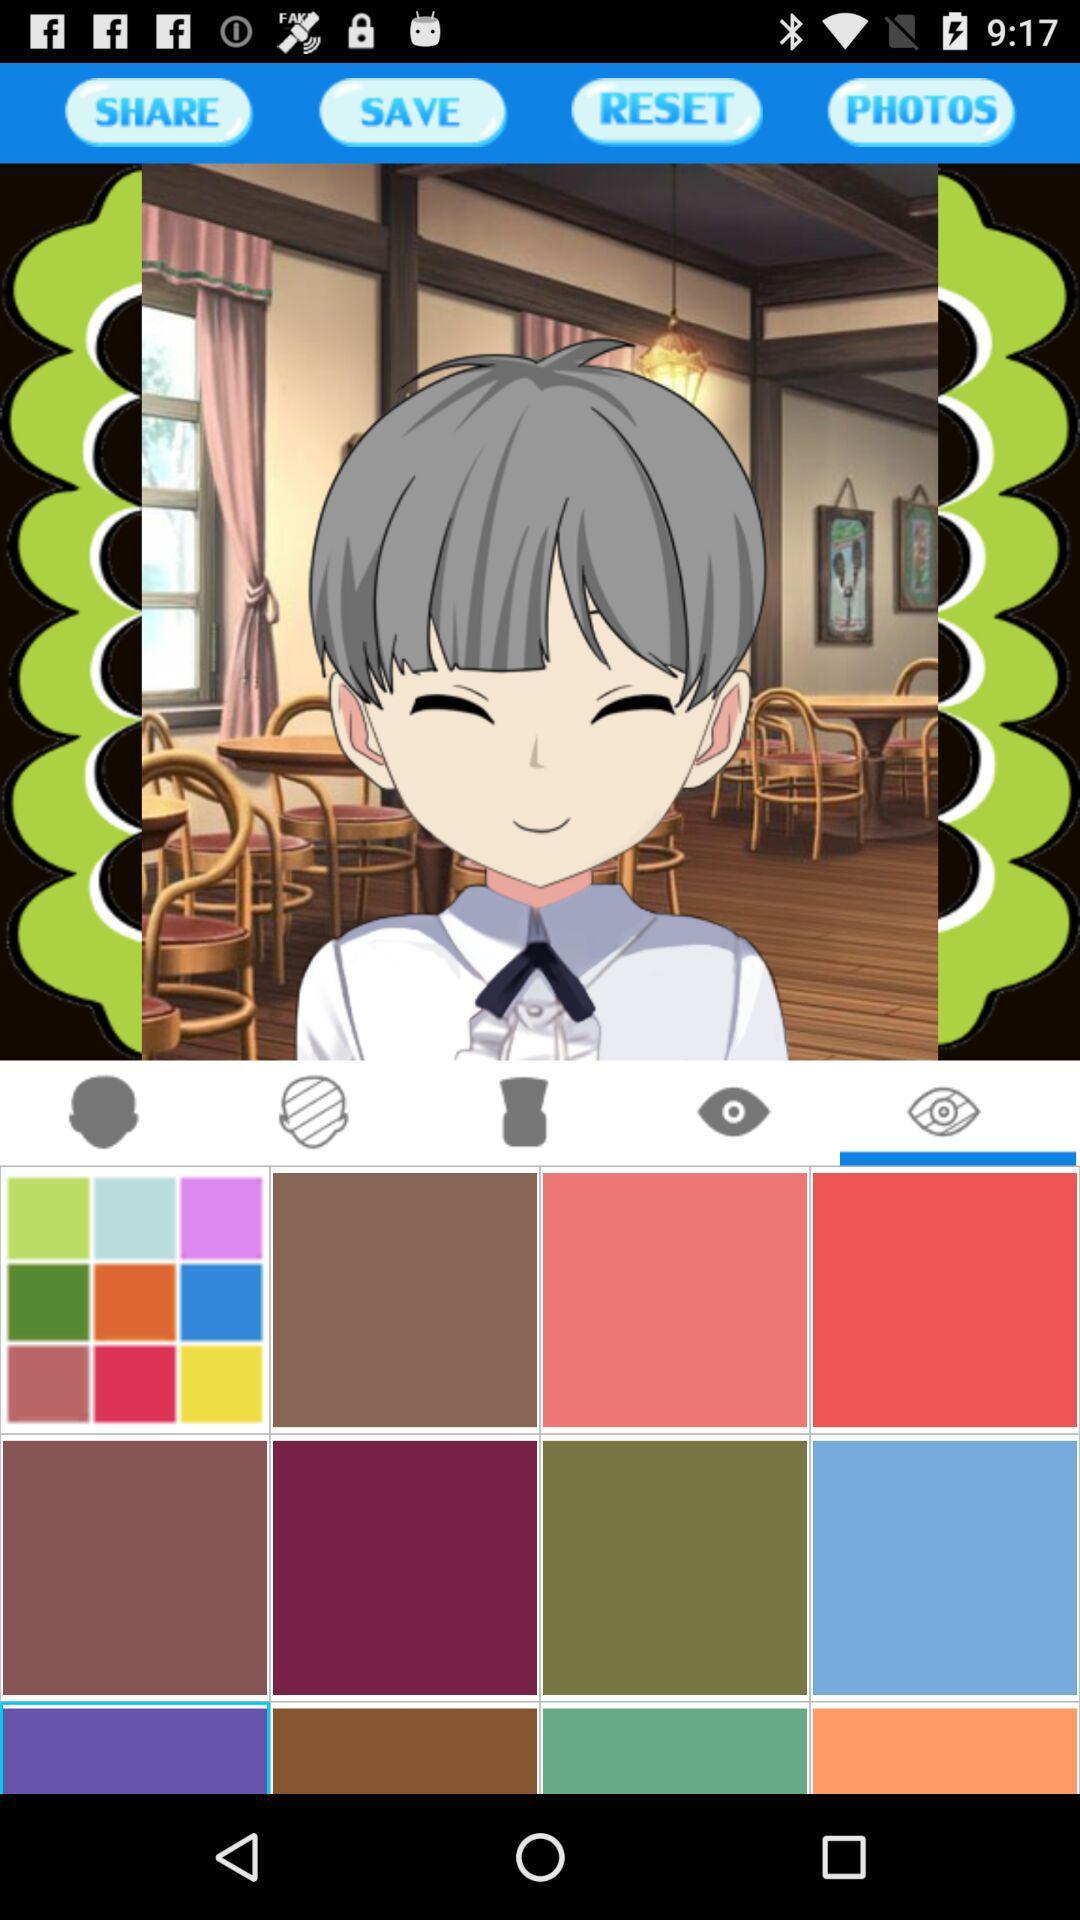  I want to click on save, so click(411, 111).